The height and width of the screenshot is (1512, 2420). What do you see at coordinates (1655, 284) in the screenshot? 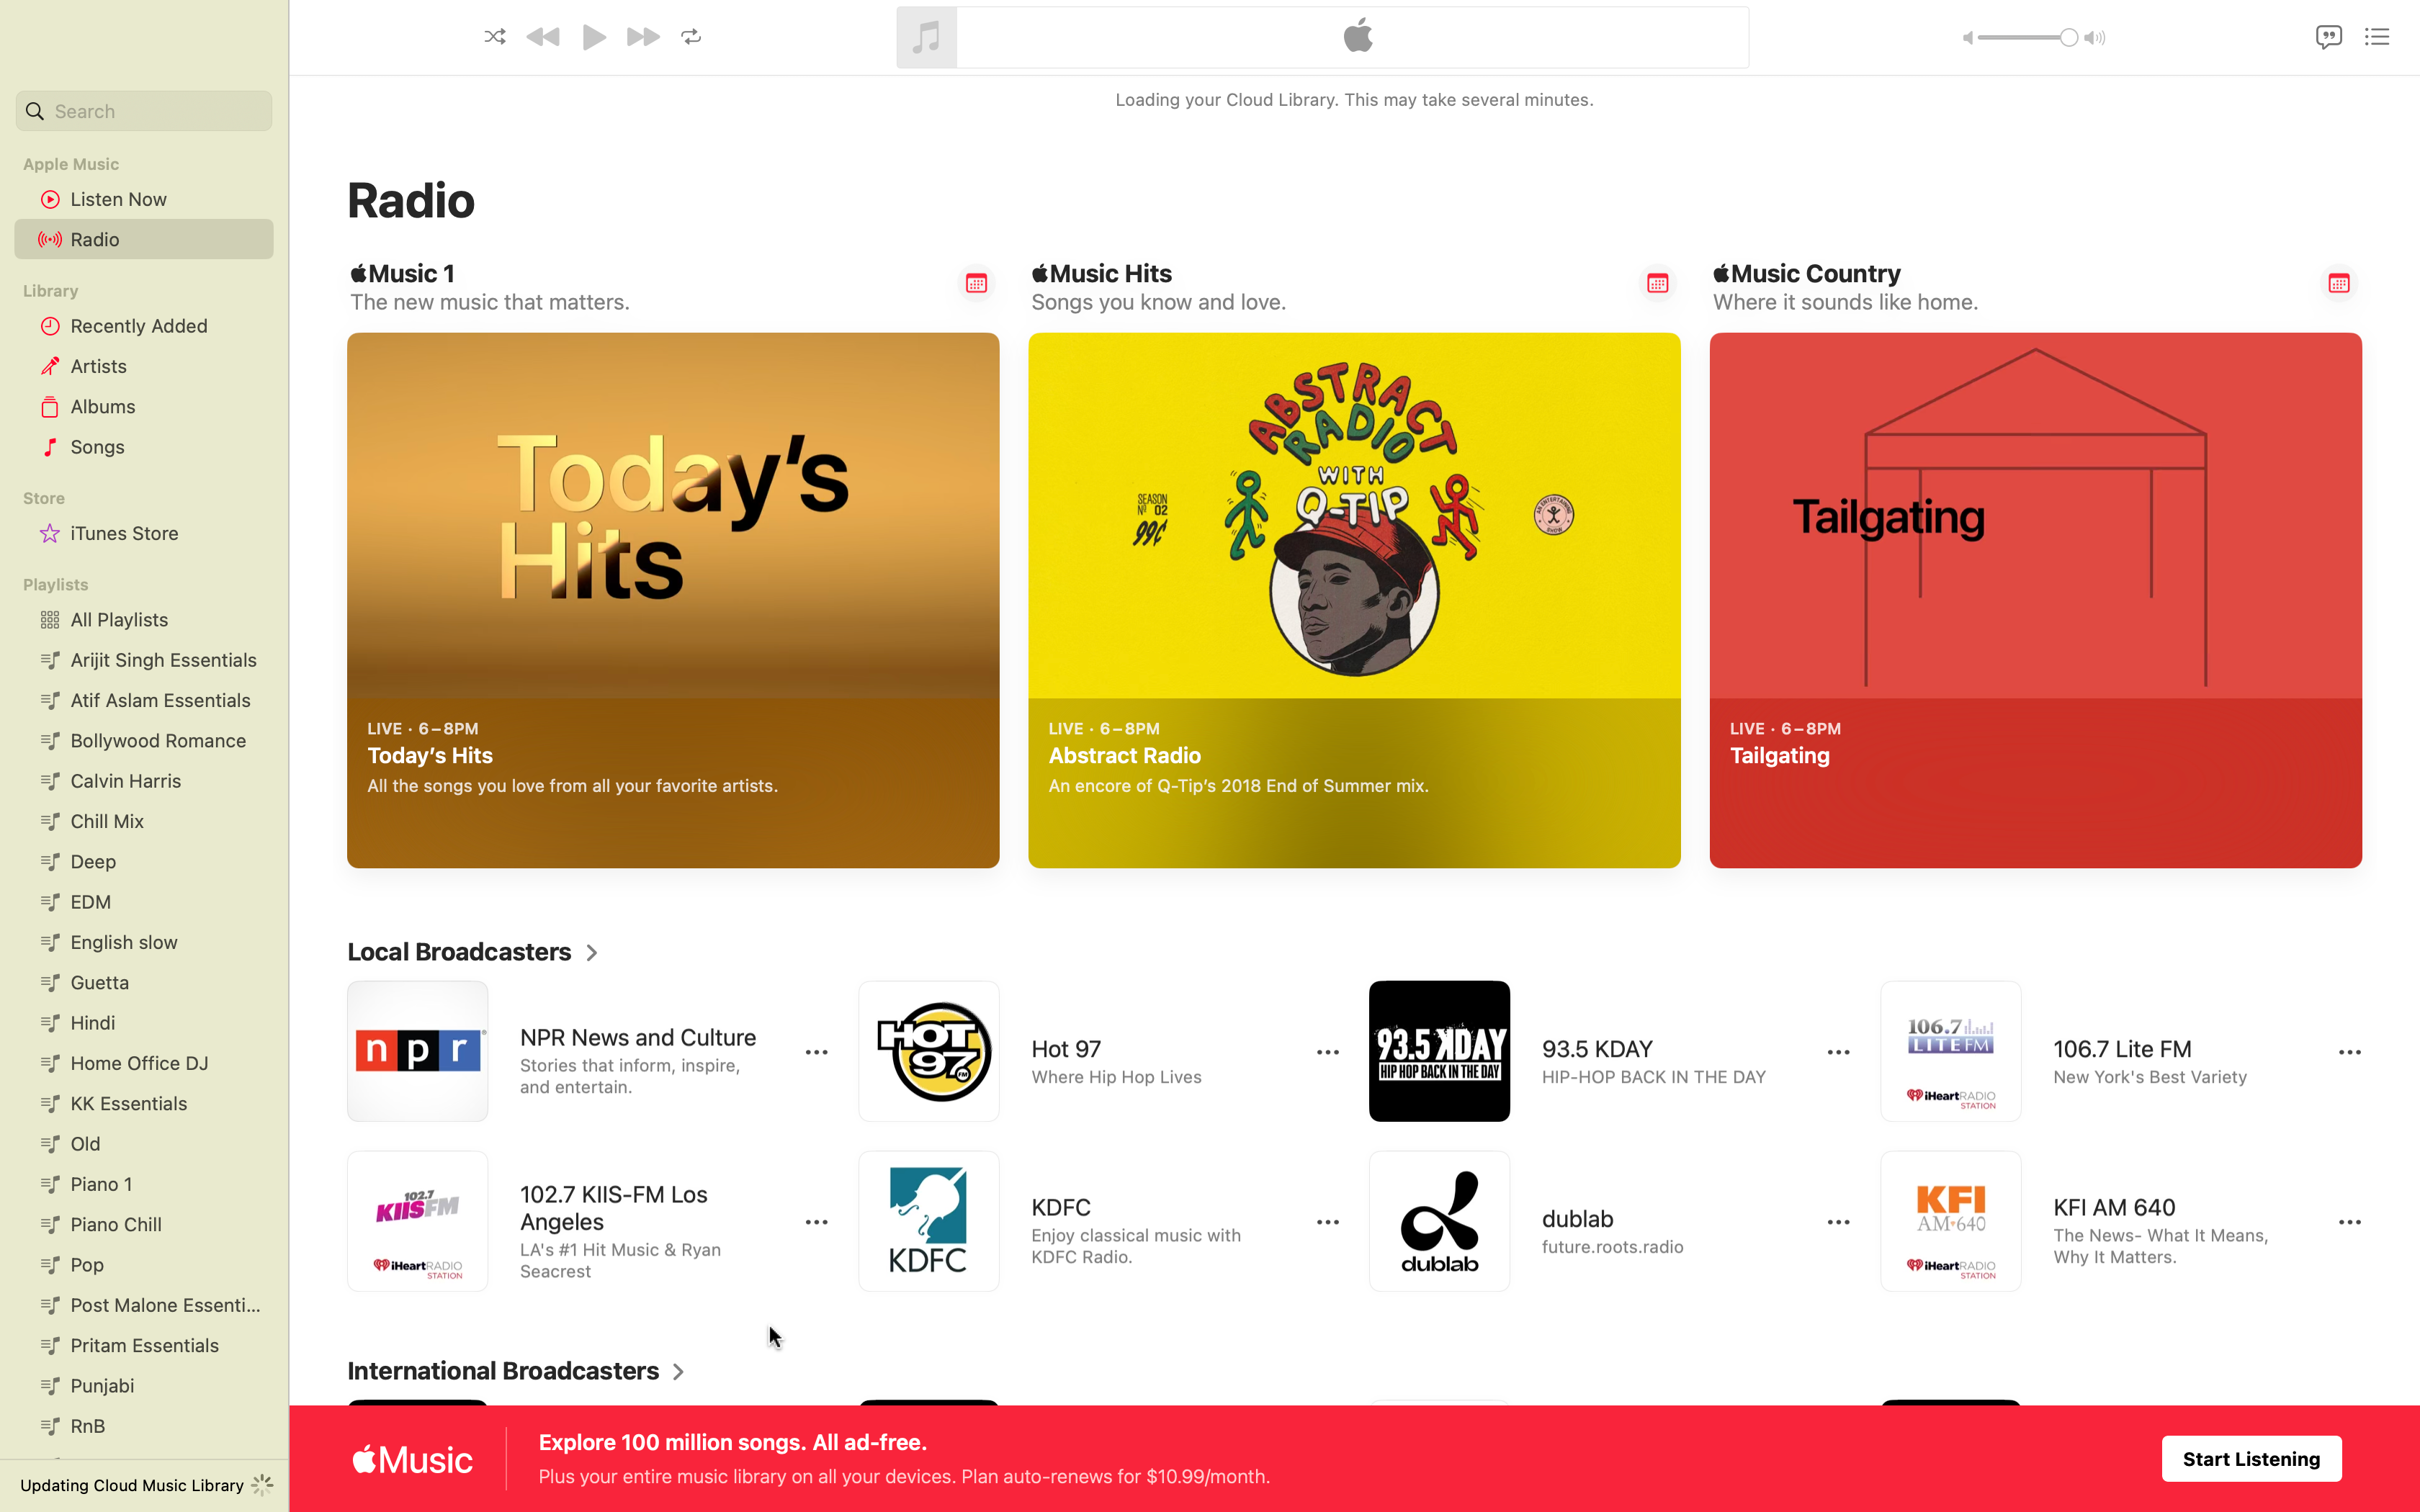
I see `Notify me about Top Music Tracks` at bounding box center [1655, 284].